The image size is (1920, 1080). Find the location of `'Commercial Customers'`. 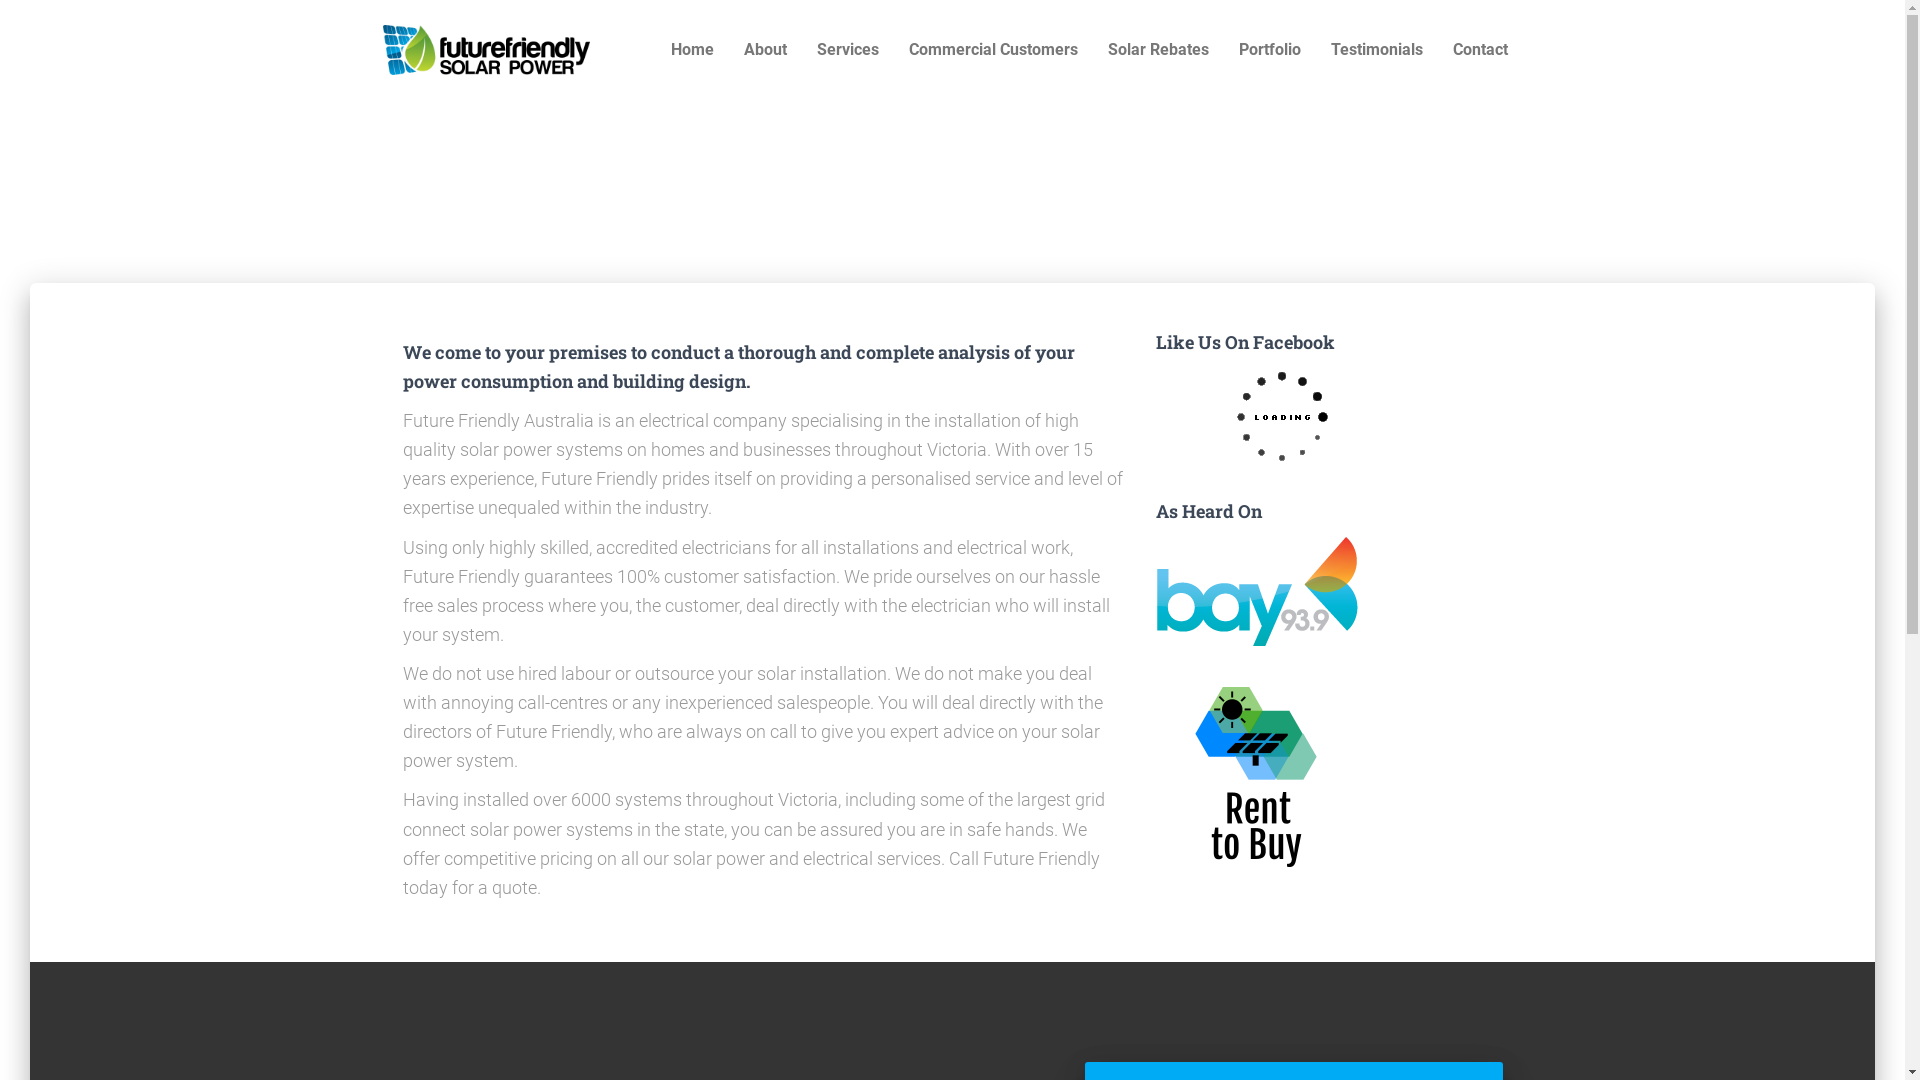

'Commercial Customers' is located at coordinates (993, 49).